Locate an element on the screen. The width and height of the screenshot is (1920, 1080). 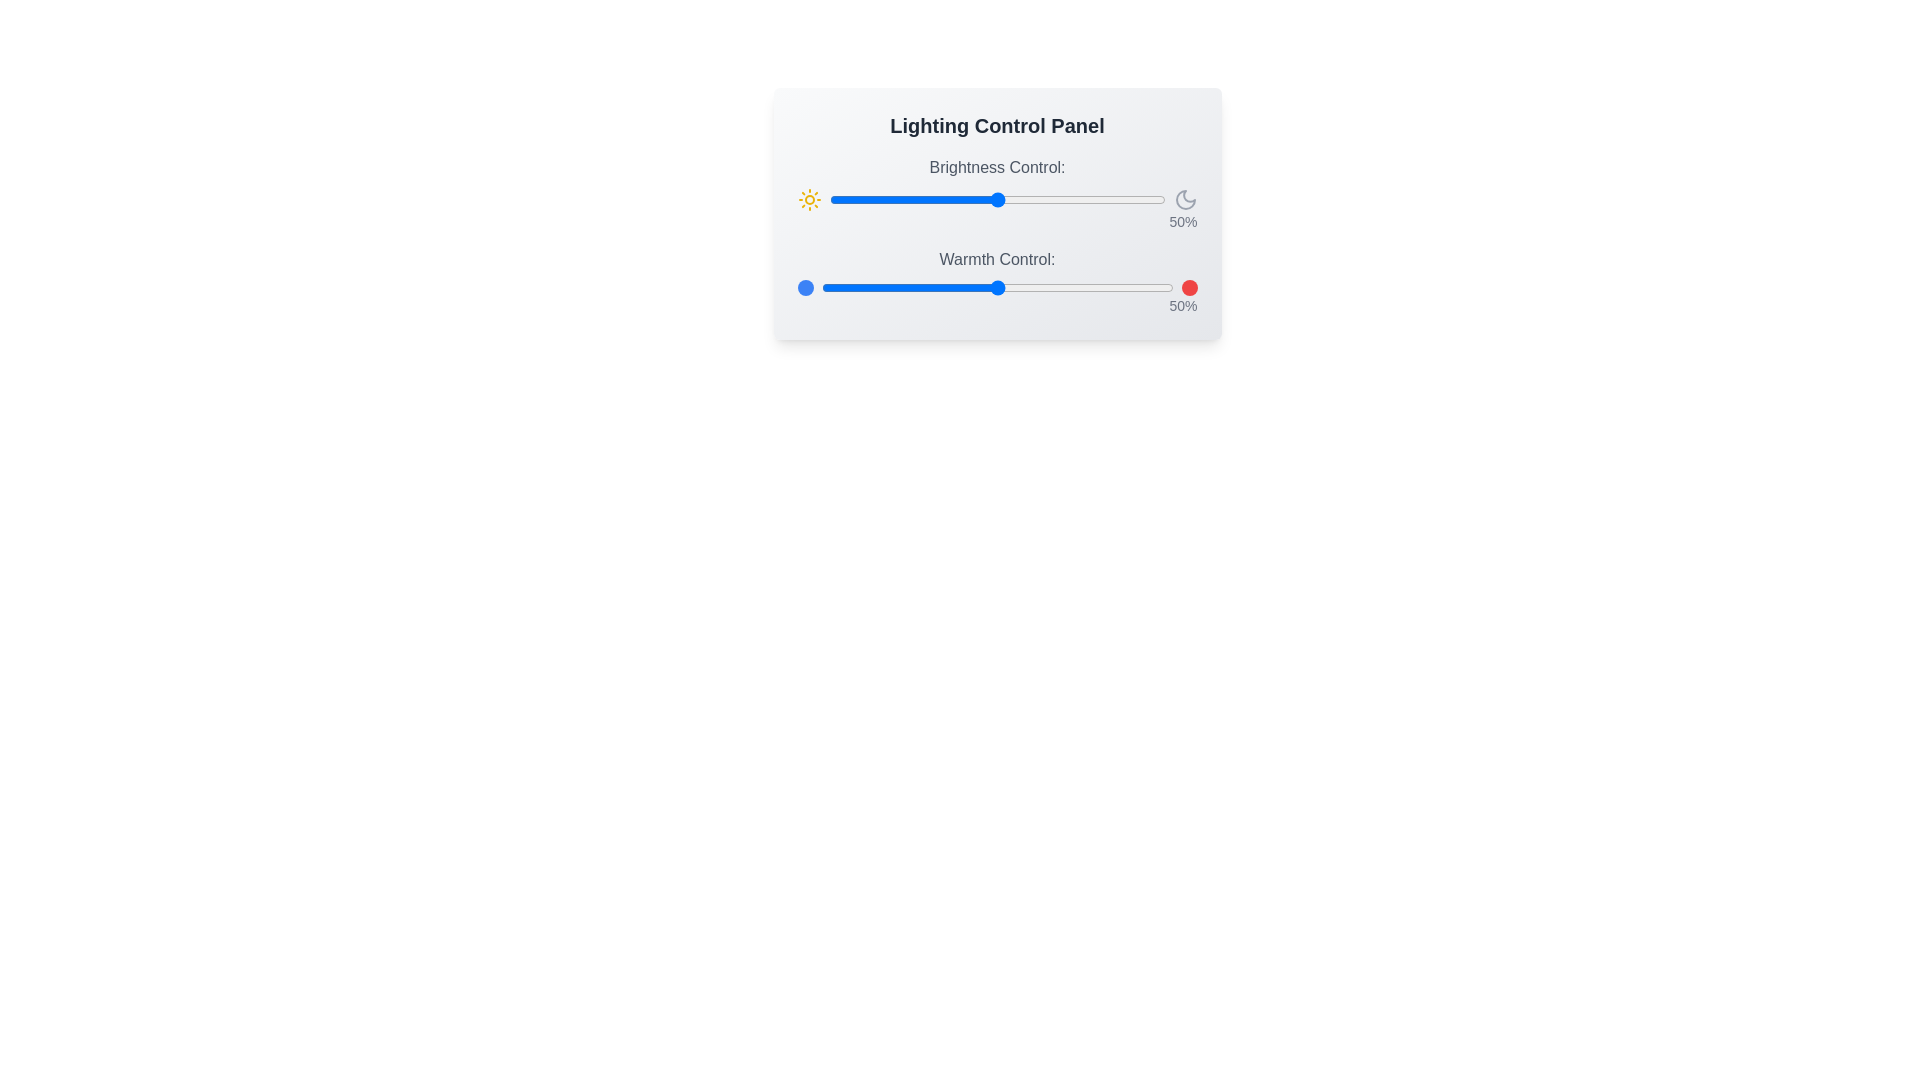
the text label displaying '50%' located on the far right of the Brightness Control section, aligned with the brightness slider is located at coordinates (997, 222).